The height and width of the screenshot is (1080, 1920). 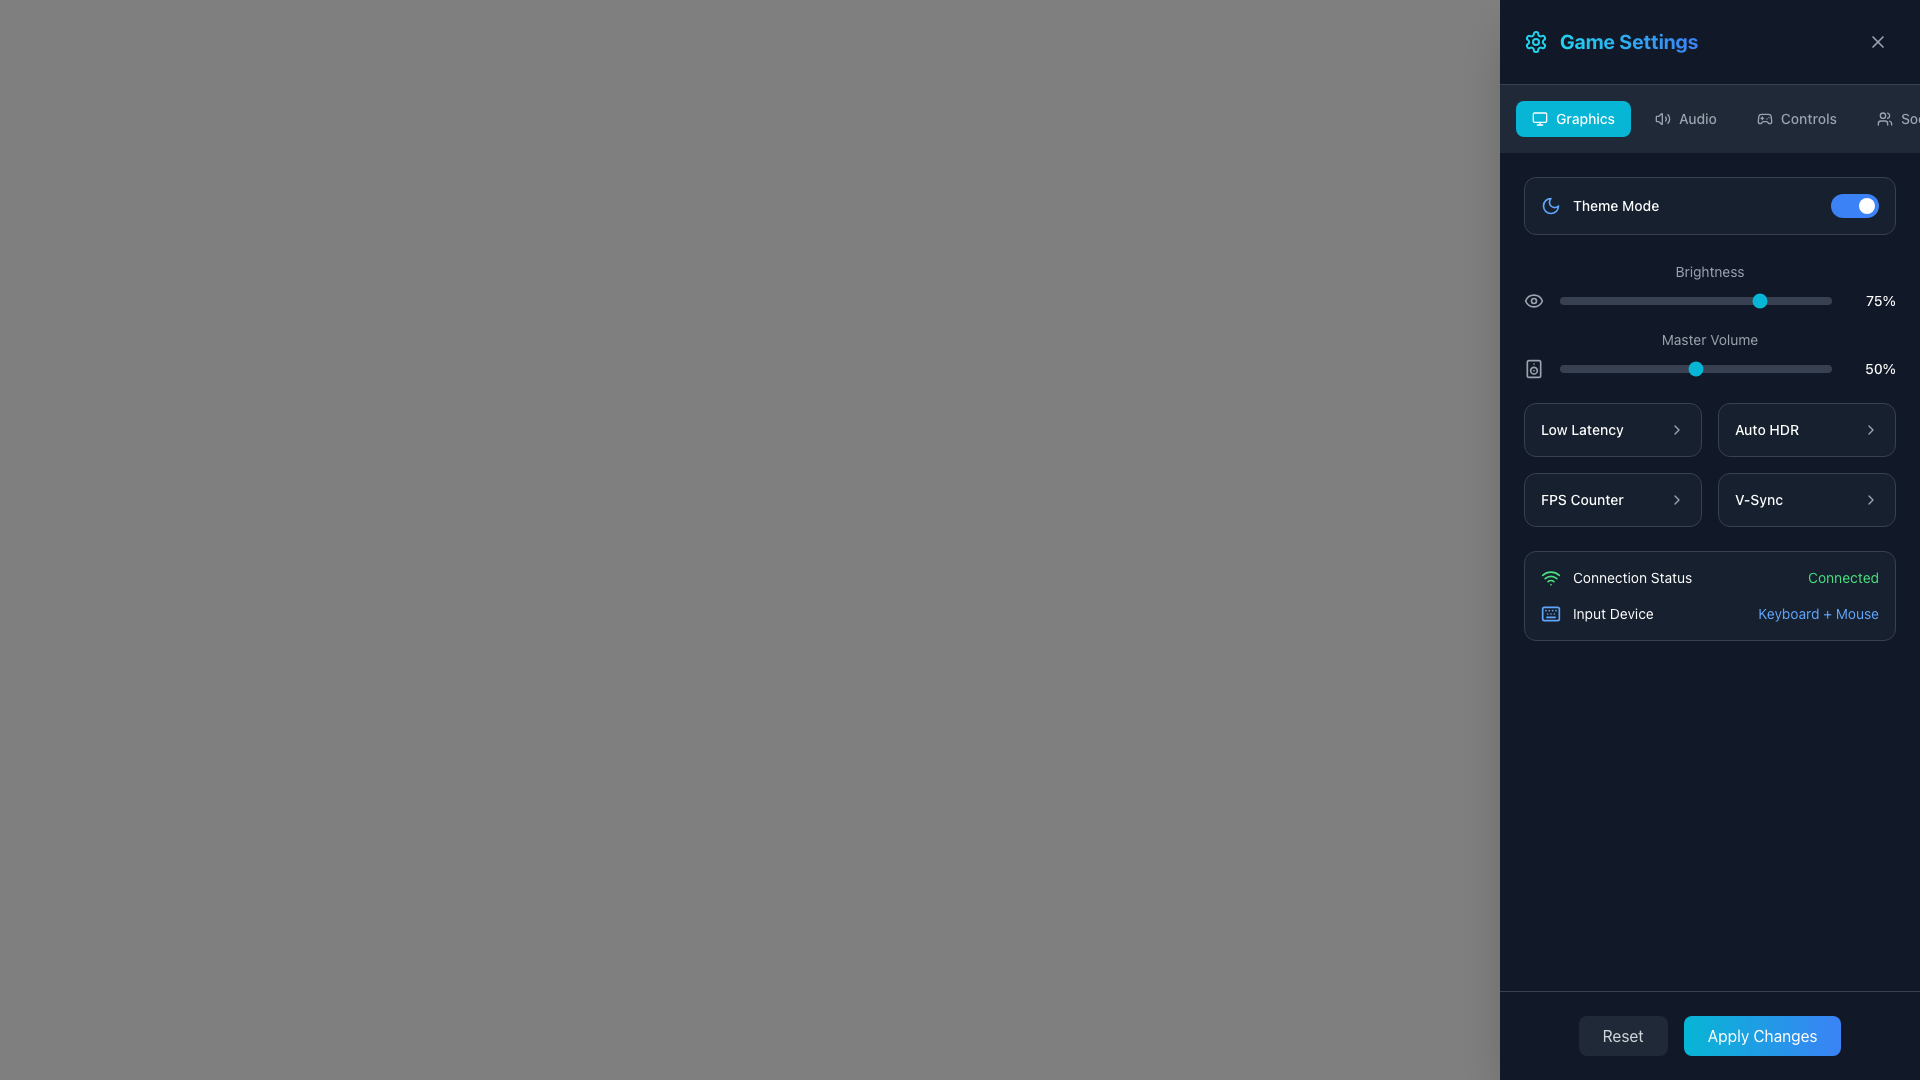 What do you see at coordinates (1632, 578) in the screenshot?
I see `the label that provides context for the adjacent connection status indicator, located to the right of the Wi-Fi icon and to the left of the status indicator text in the settings menu` at bounding box center [1632, 578].